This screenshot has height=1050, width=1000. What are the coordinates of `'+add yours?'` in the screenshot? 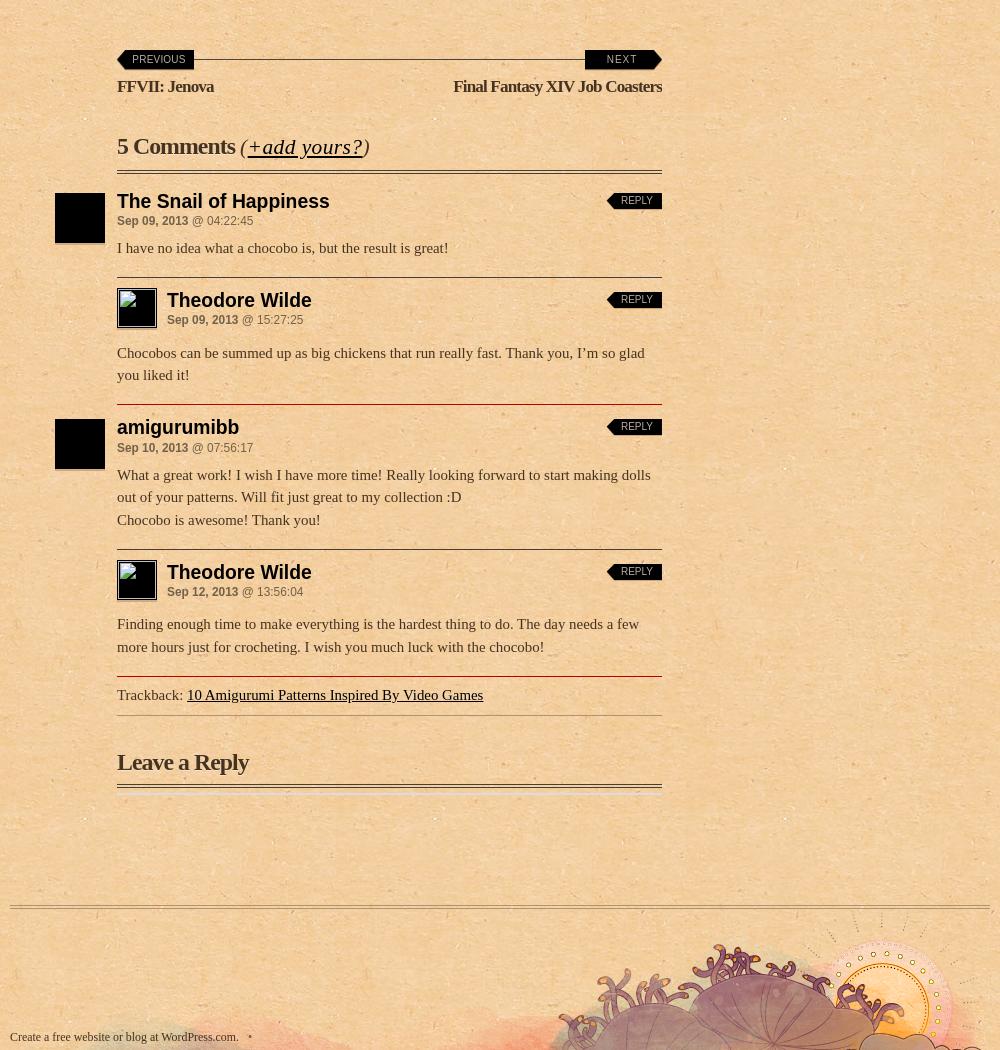 It's located at (304, 140).